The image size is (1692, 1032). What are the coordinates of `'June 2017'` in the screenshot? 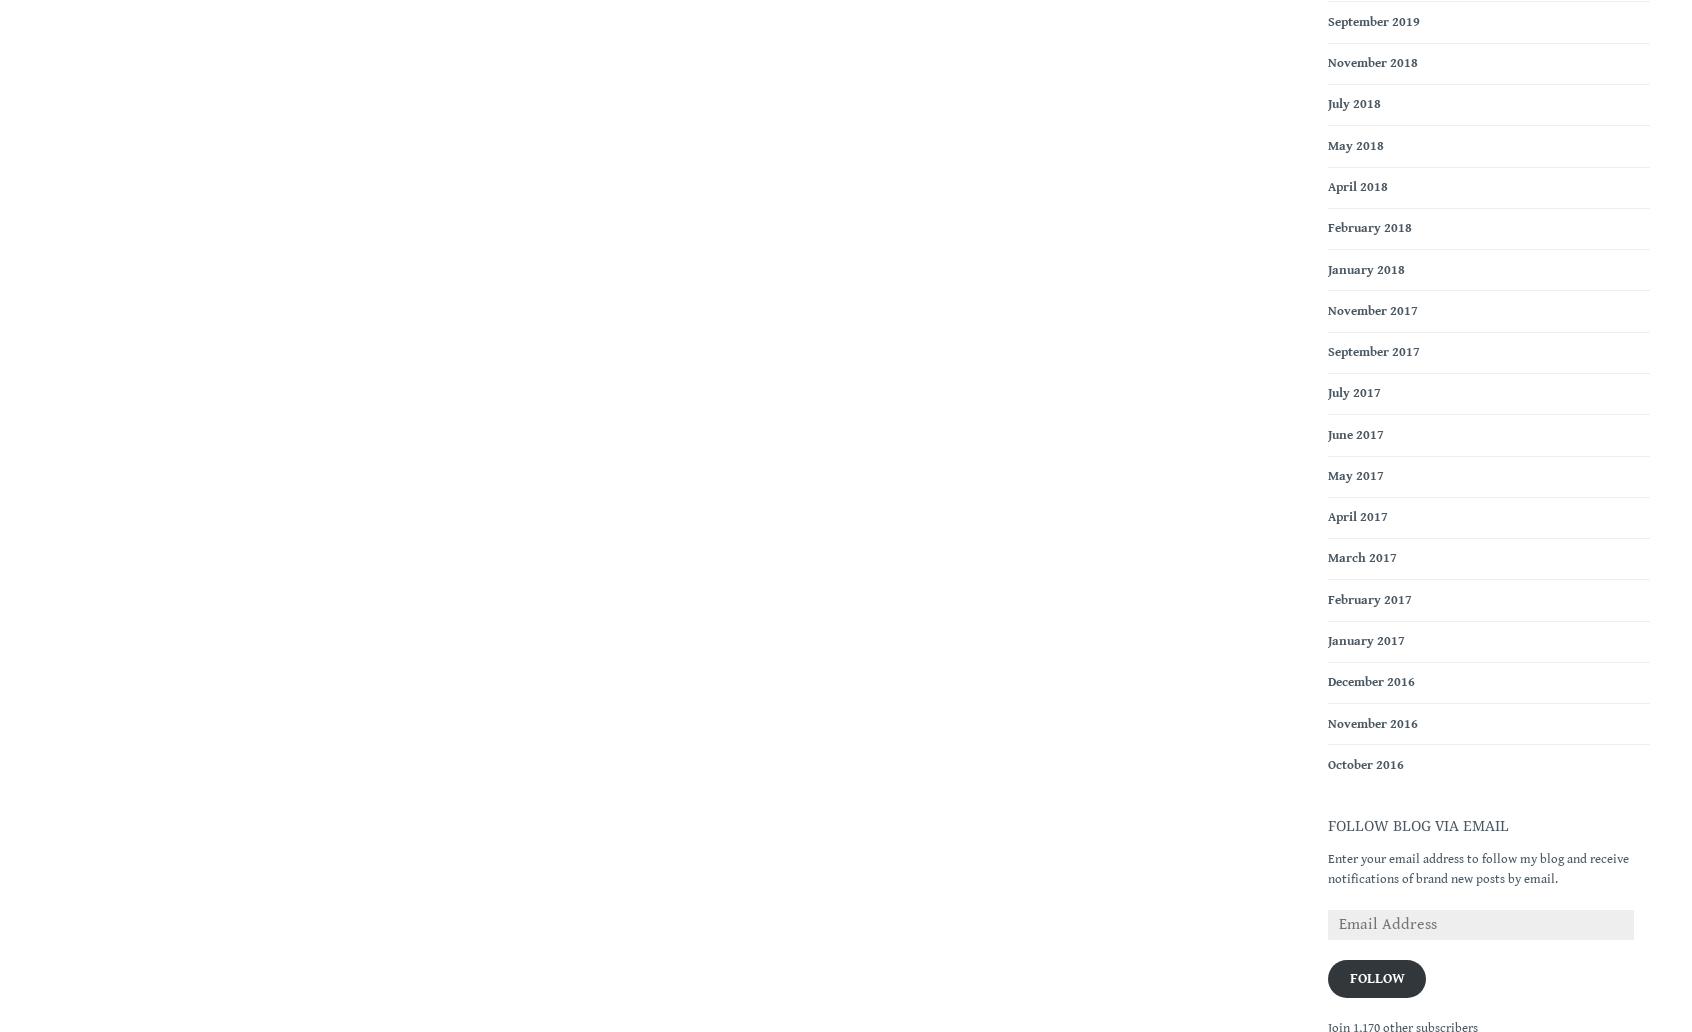 It's located at (1355, 433).